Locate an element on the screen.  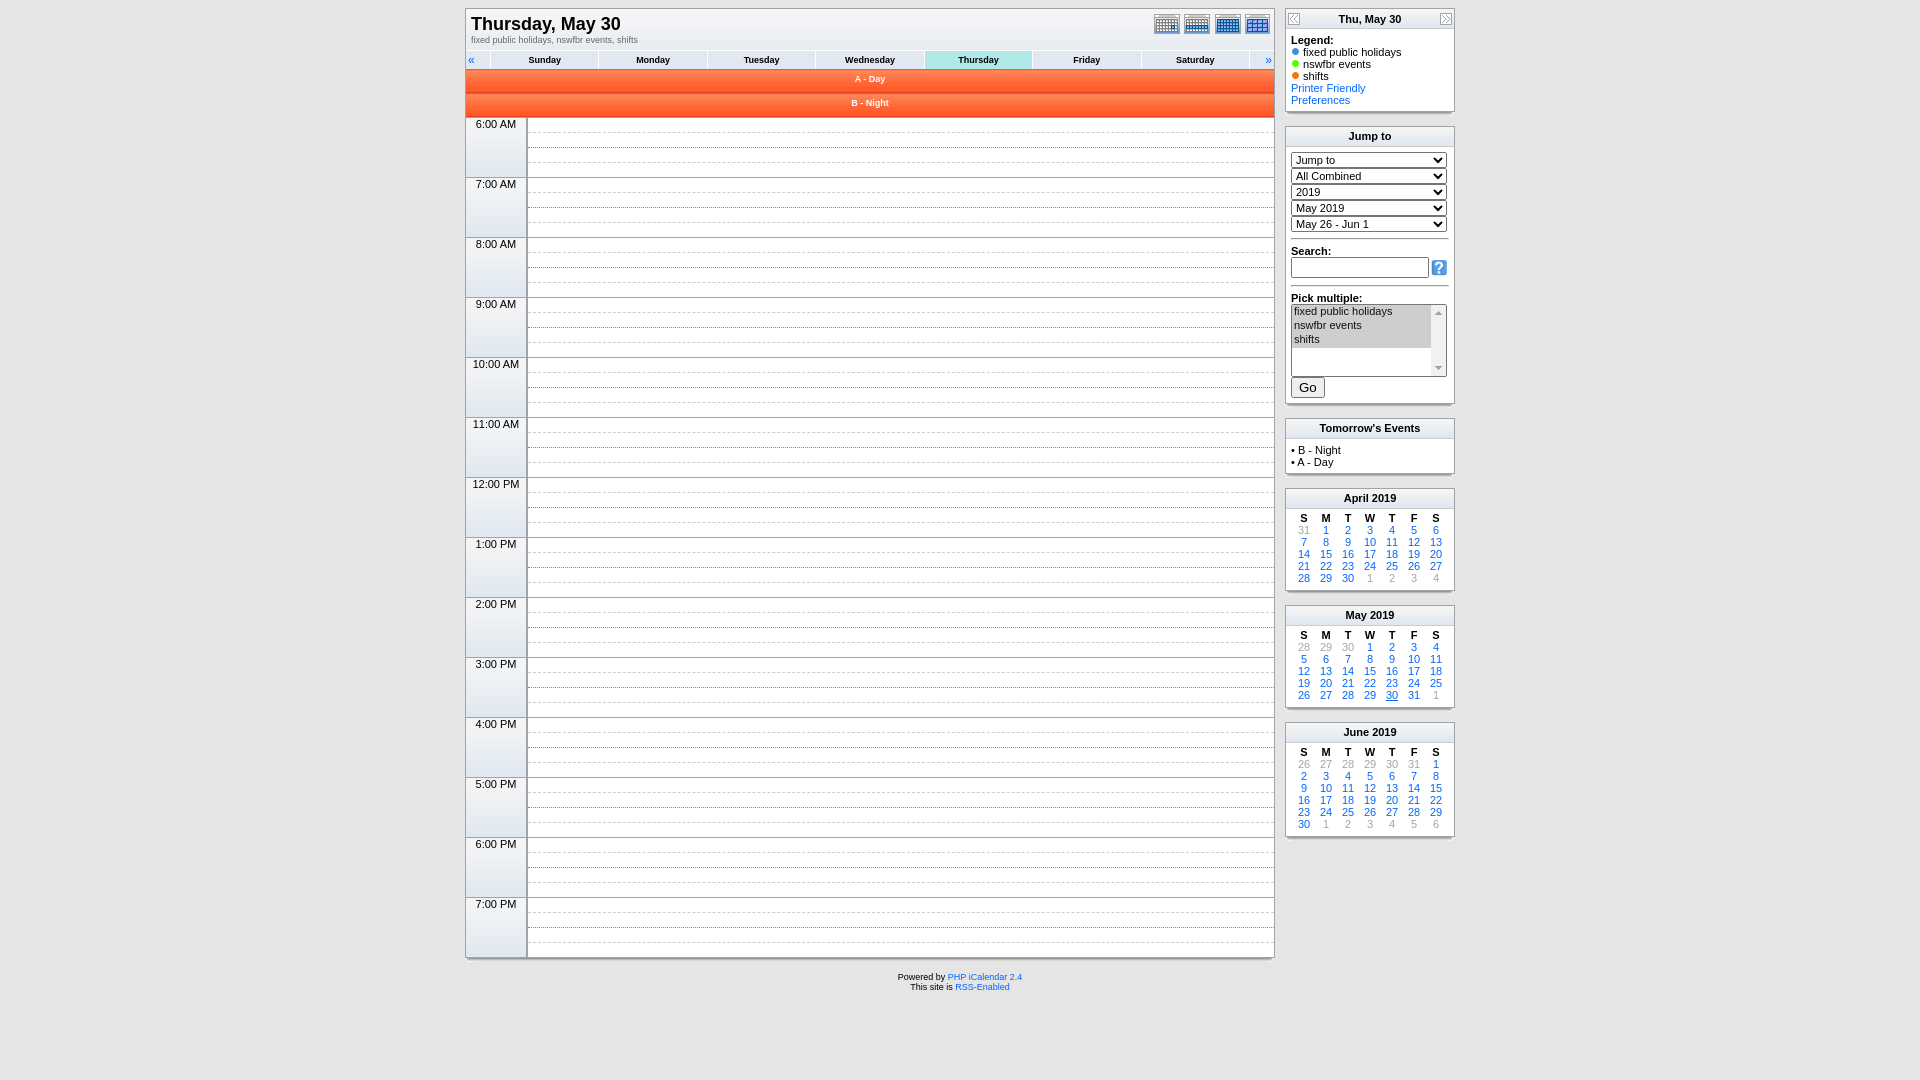
'1' is located at coordinates (1368, 578).